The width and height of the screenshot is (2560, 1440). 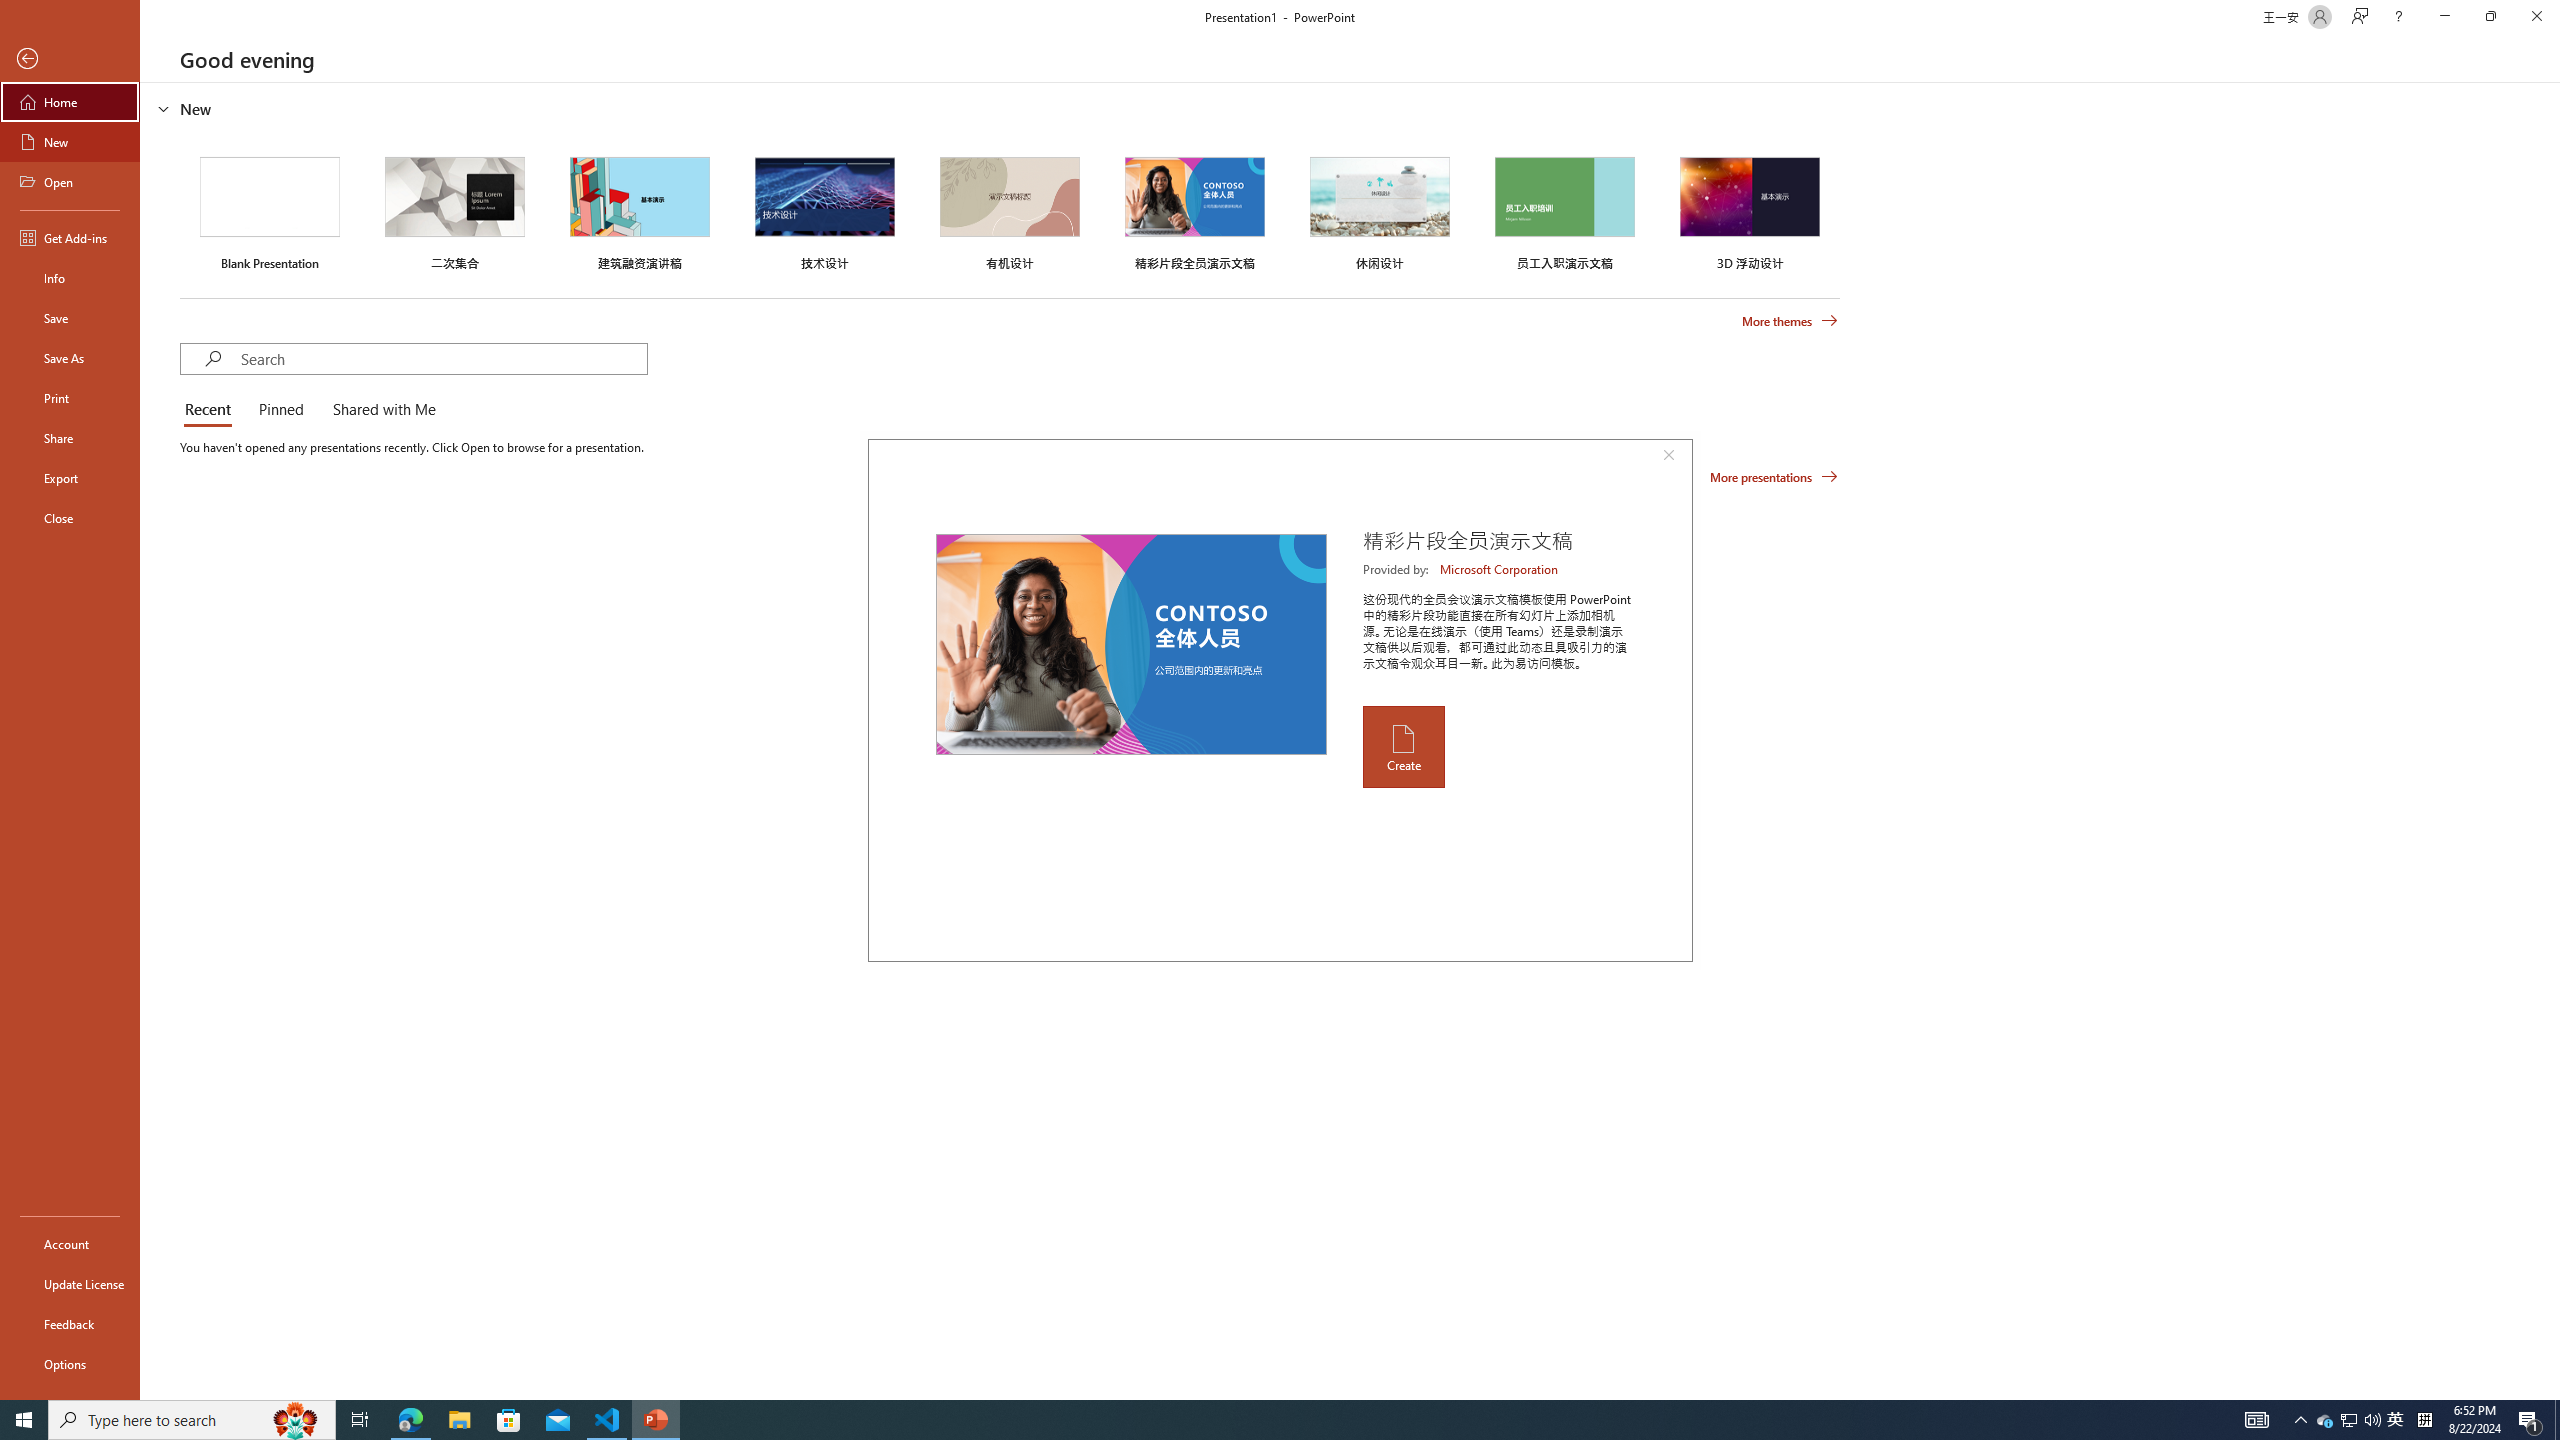 What do you see at coordinates (69, 478) in the screenshot?
I see `'Export'` at bounding box center [69, 478].